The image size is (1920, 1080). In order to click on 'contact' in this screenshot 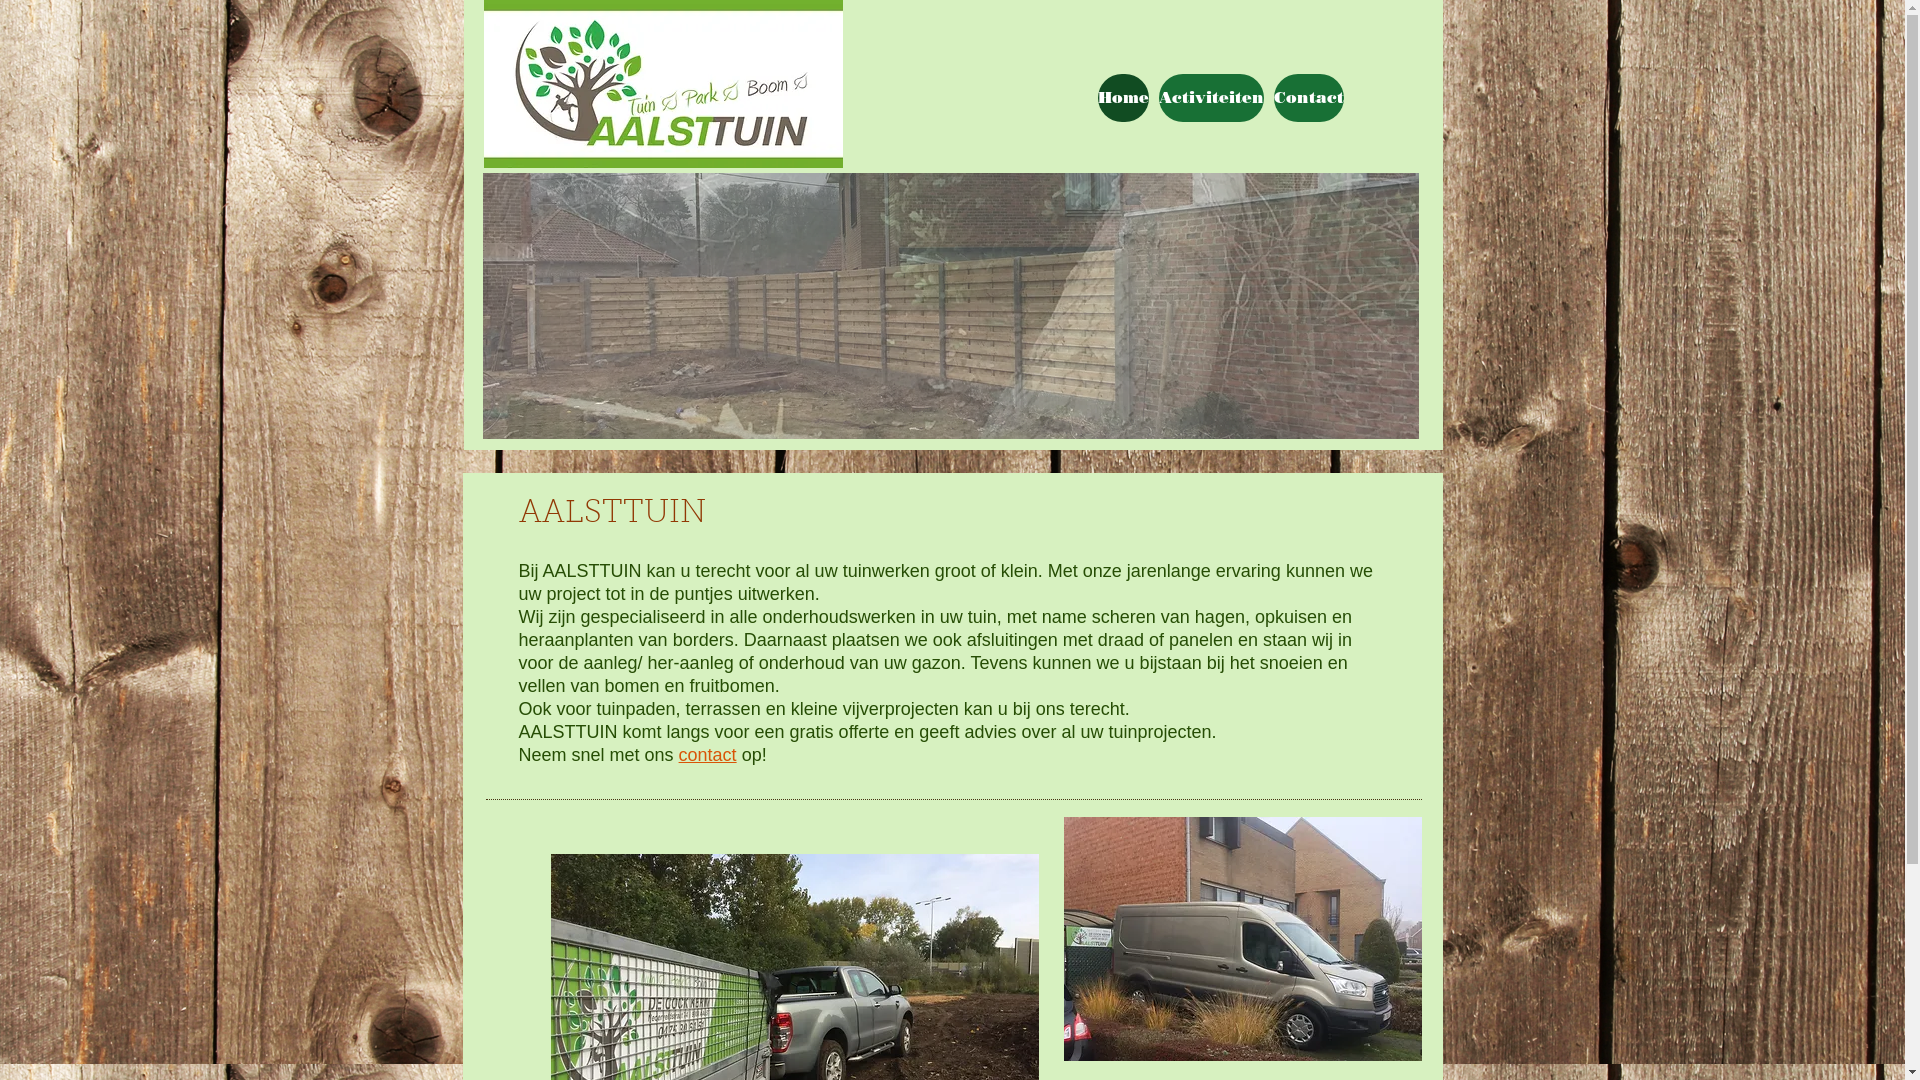, I will do `click(708, 755)`.